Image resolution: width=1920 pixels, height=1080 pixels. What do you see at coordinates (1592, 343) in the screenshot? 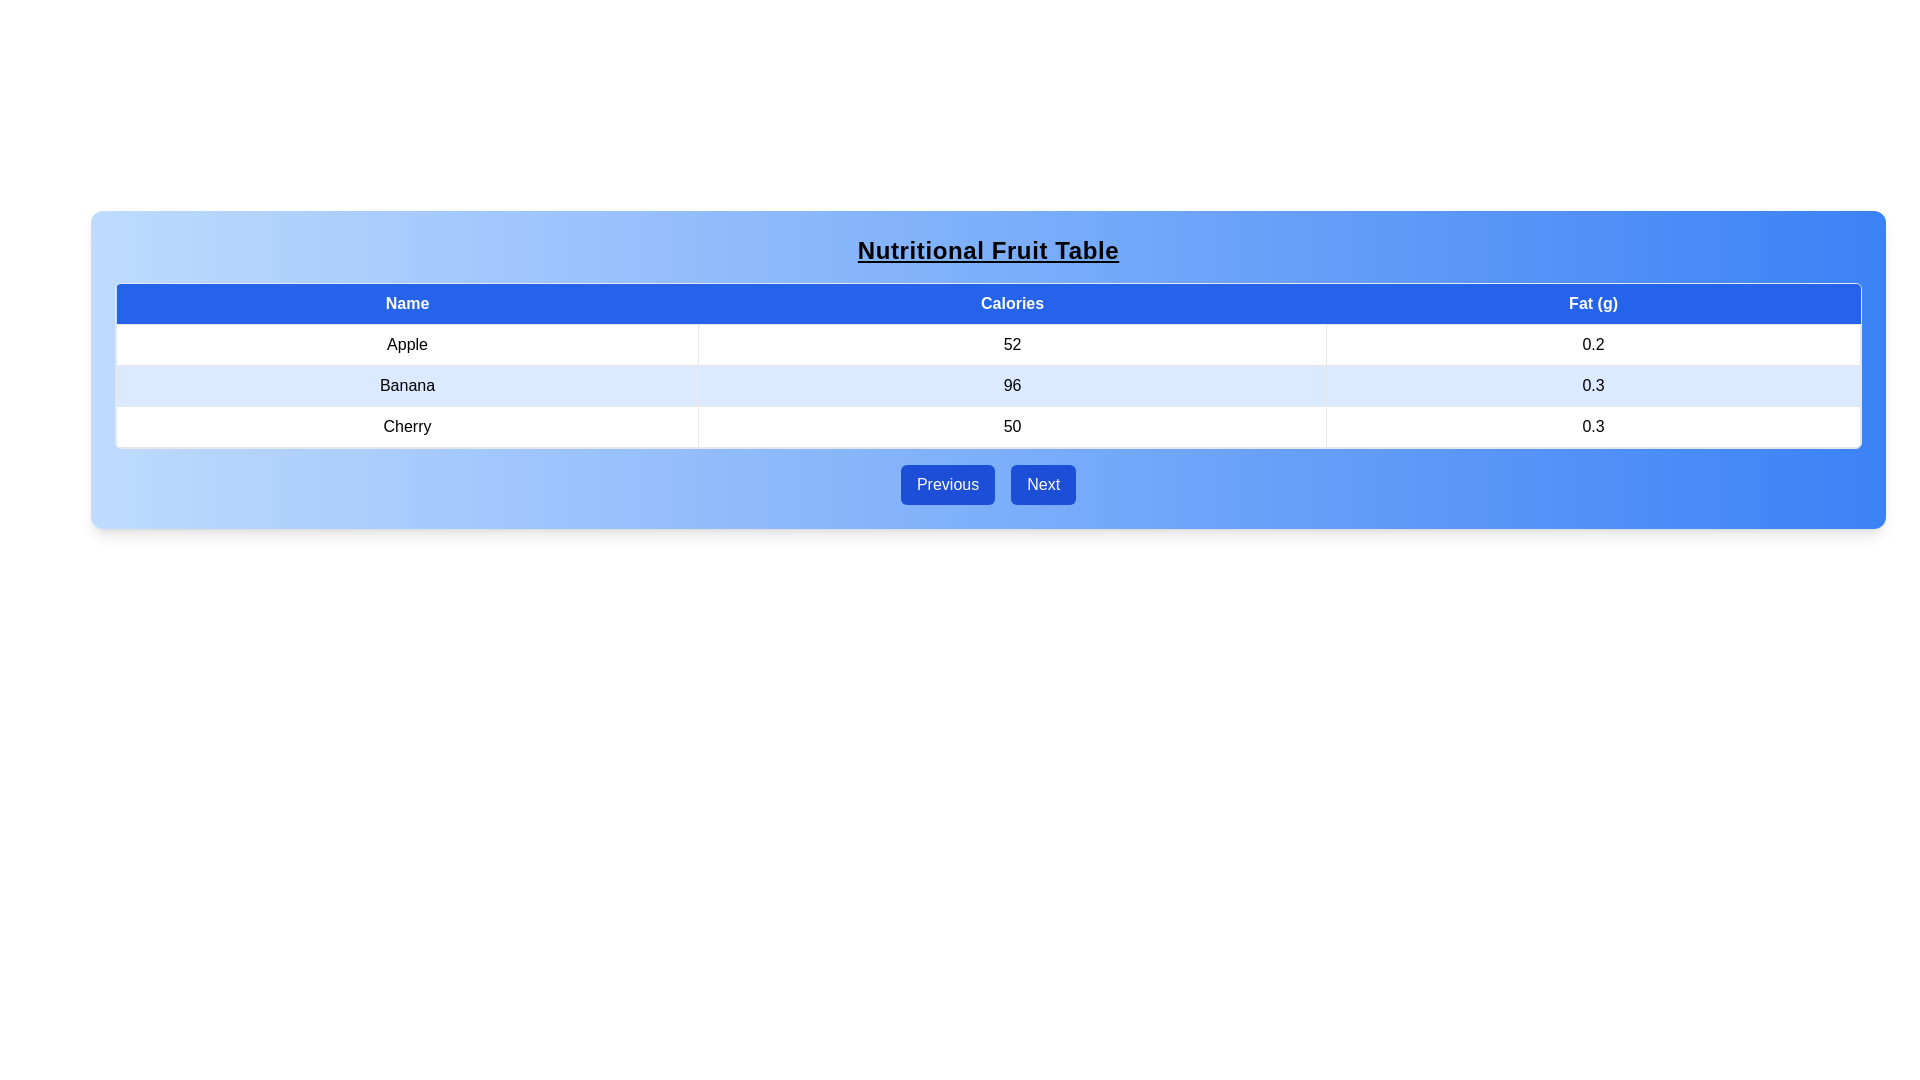
I see `the text display field showing '0.2' in the 'Fat (g)' column associated with 'Apple'` at bounding box center [1592, 343].